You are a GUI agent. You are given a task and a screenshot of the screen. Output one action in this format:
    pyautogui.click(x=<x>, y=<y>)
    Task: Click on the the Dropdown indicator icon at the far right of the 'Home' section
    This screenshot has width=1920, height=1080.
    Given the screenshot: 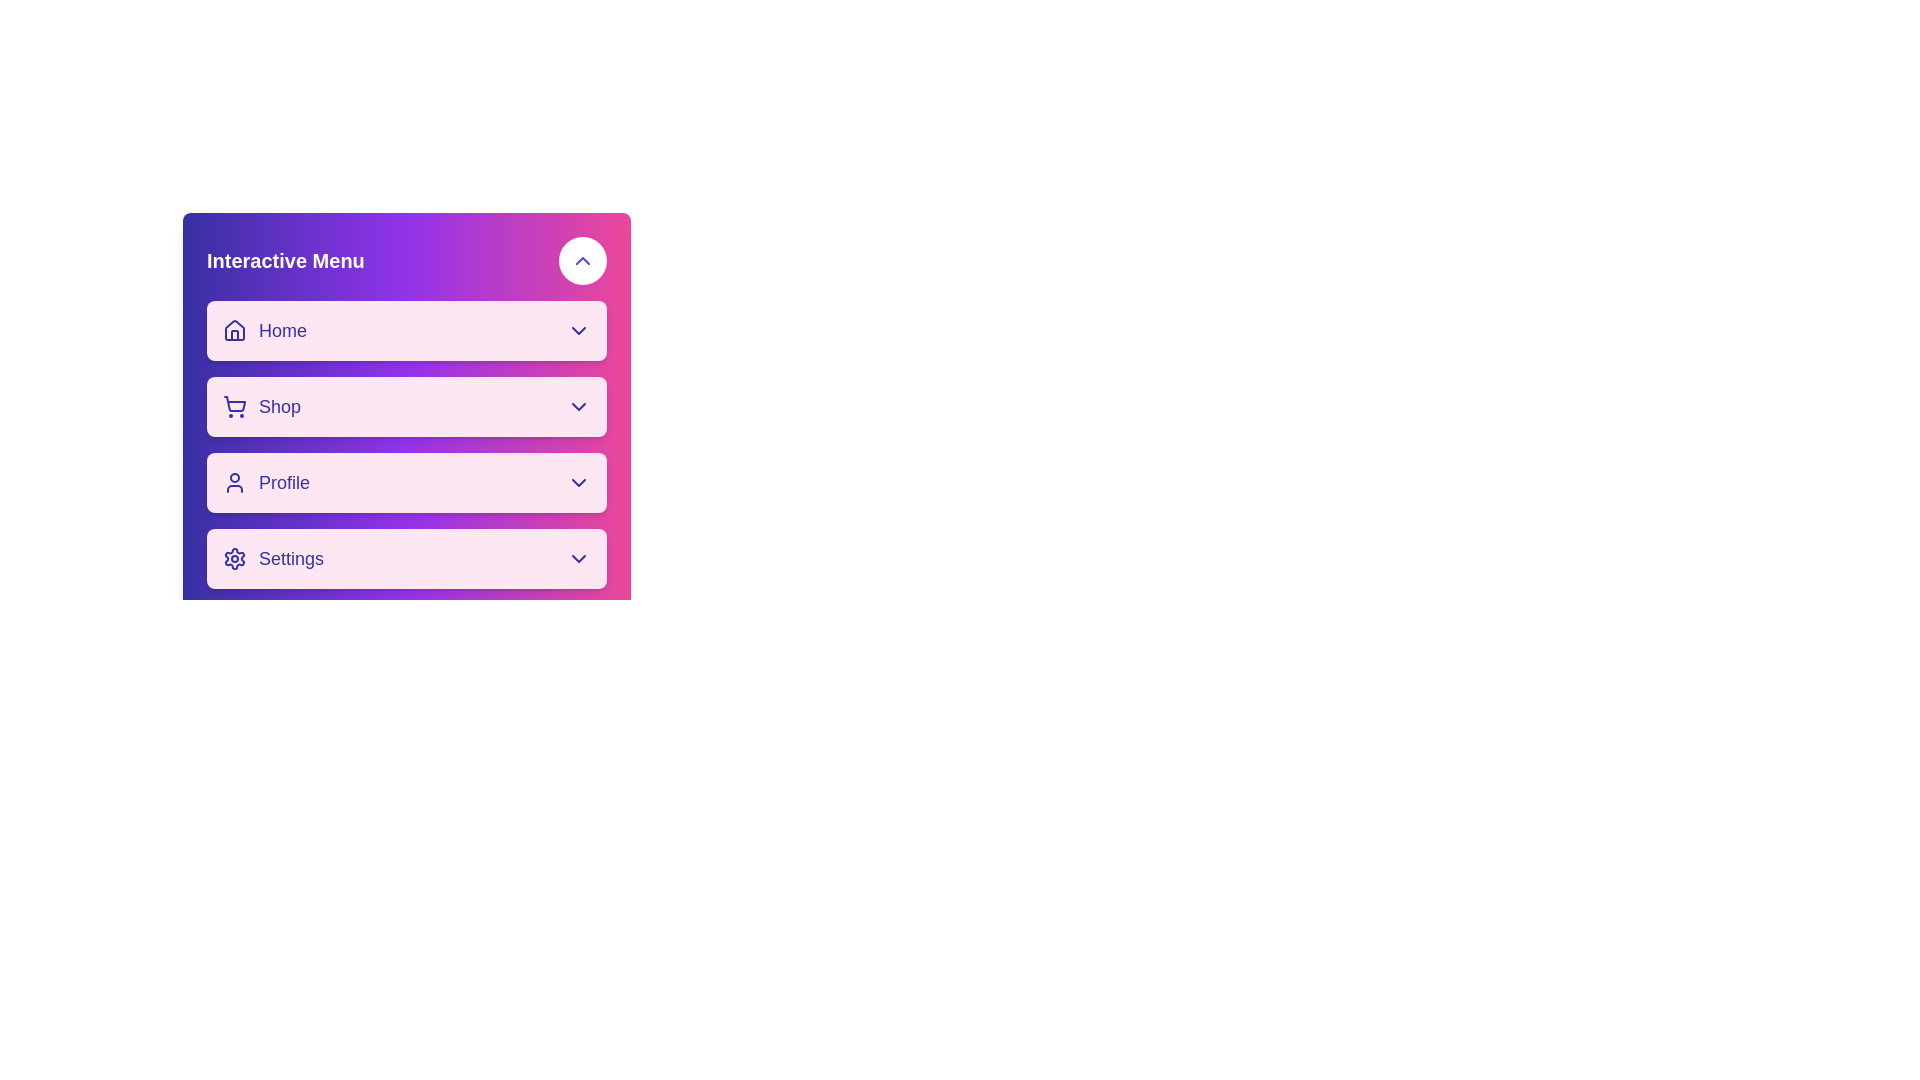 What is the action you would take?
    pyautogui.click(x=578, y=330)
    